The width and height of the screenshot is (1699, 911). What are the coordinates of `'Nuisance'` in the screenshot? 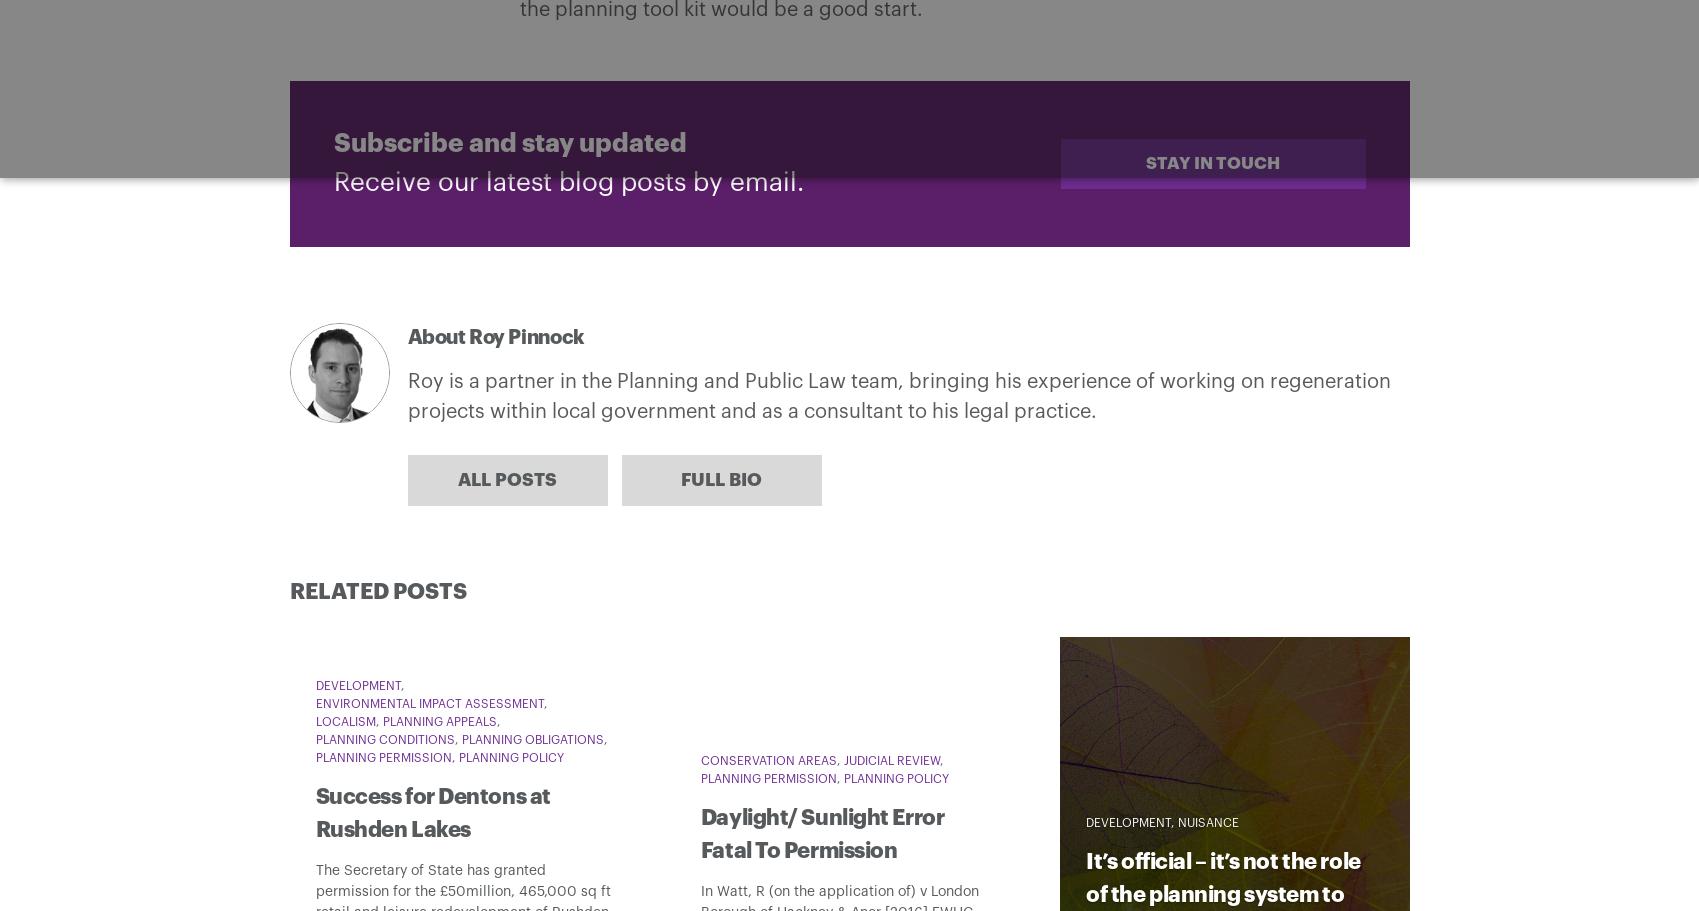 It's located at (1208, 821).